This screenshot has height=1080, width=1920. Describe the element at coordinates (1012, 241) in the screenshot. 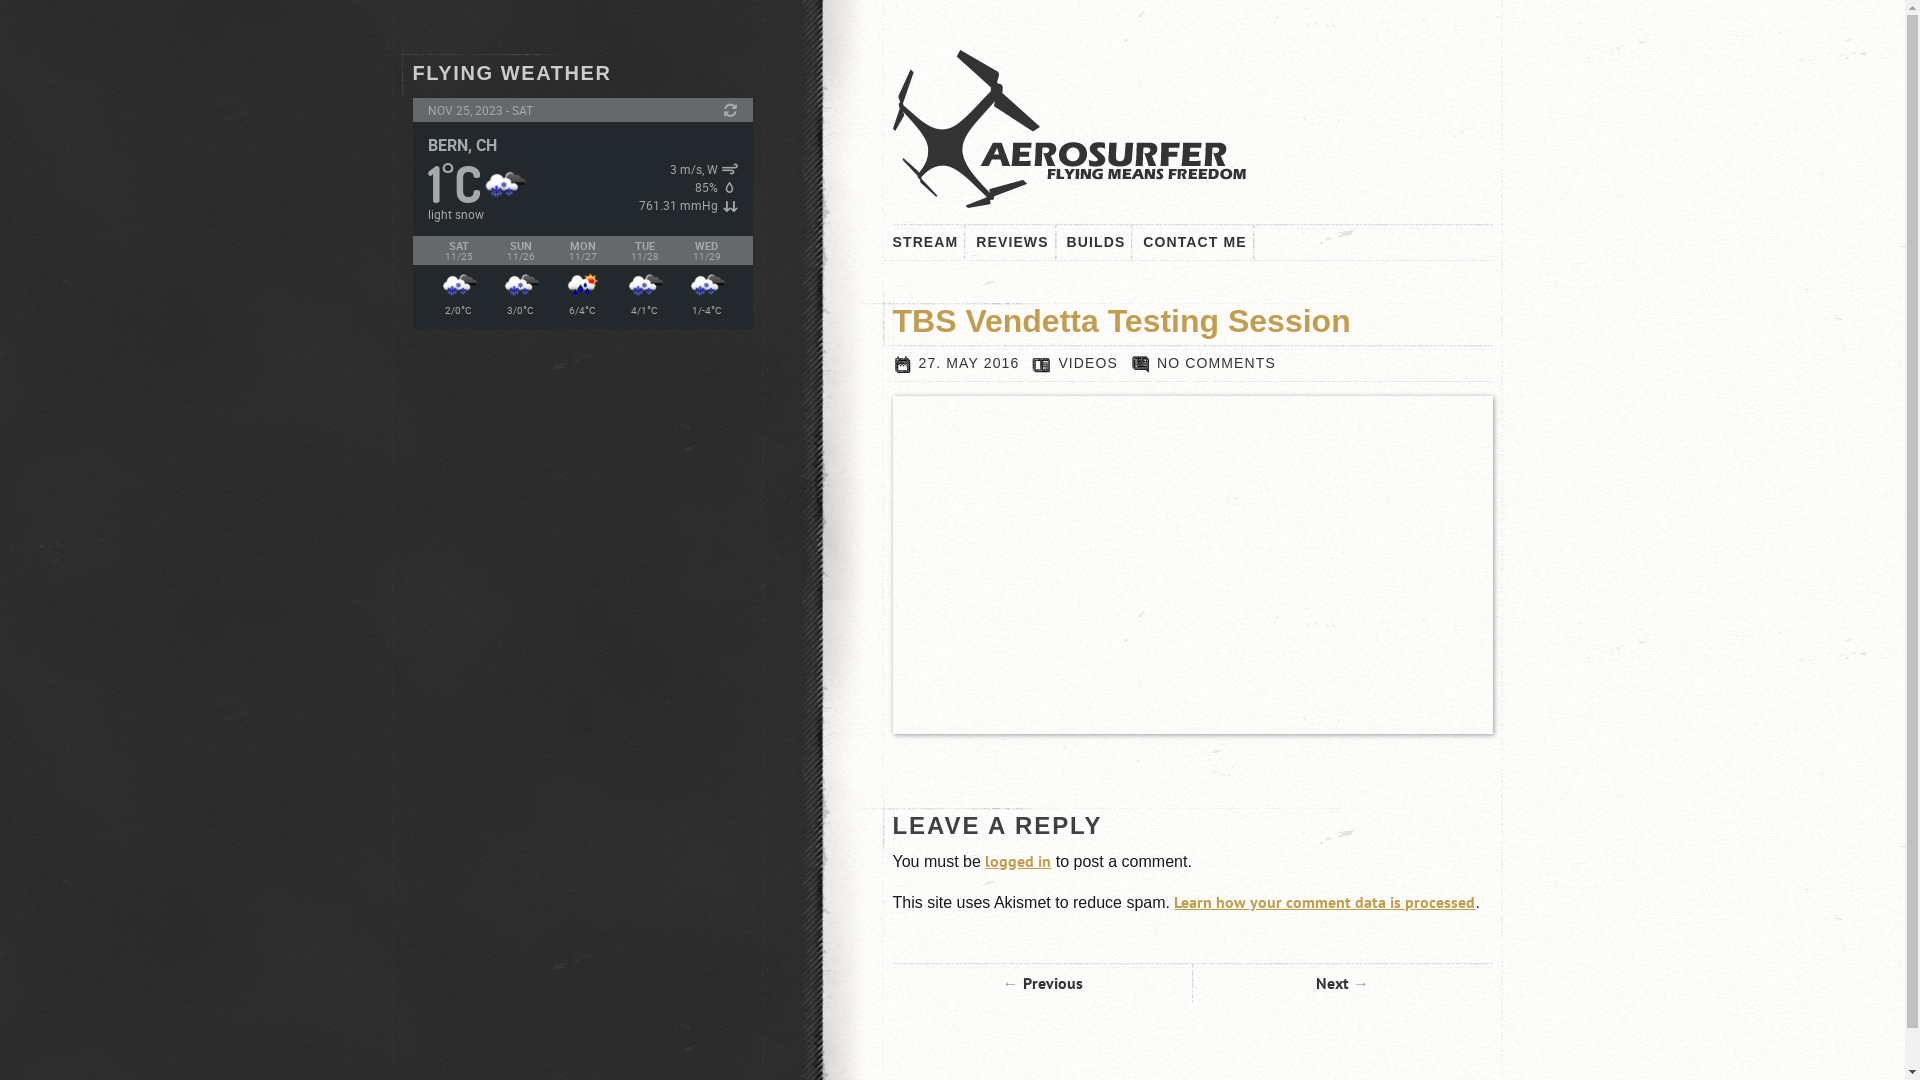

I see `'REVIEWS'` at that location.